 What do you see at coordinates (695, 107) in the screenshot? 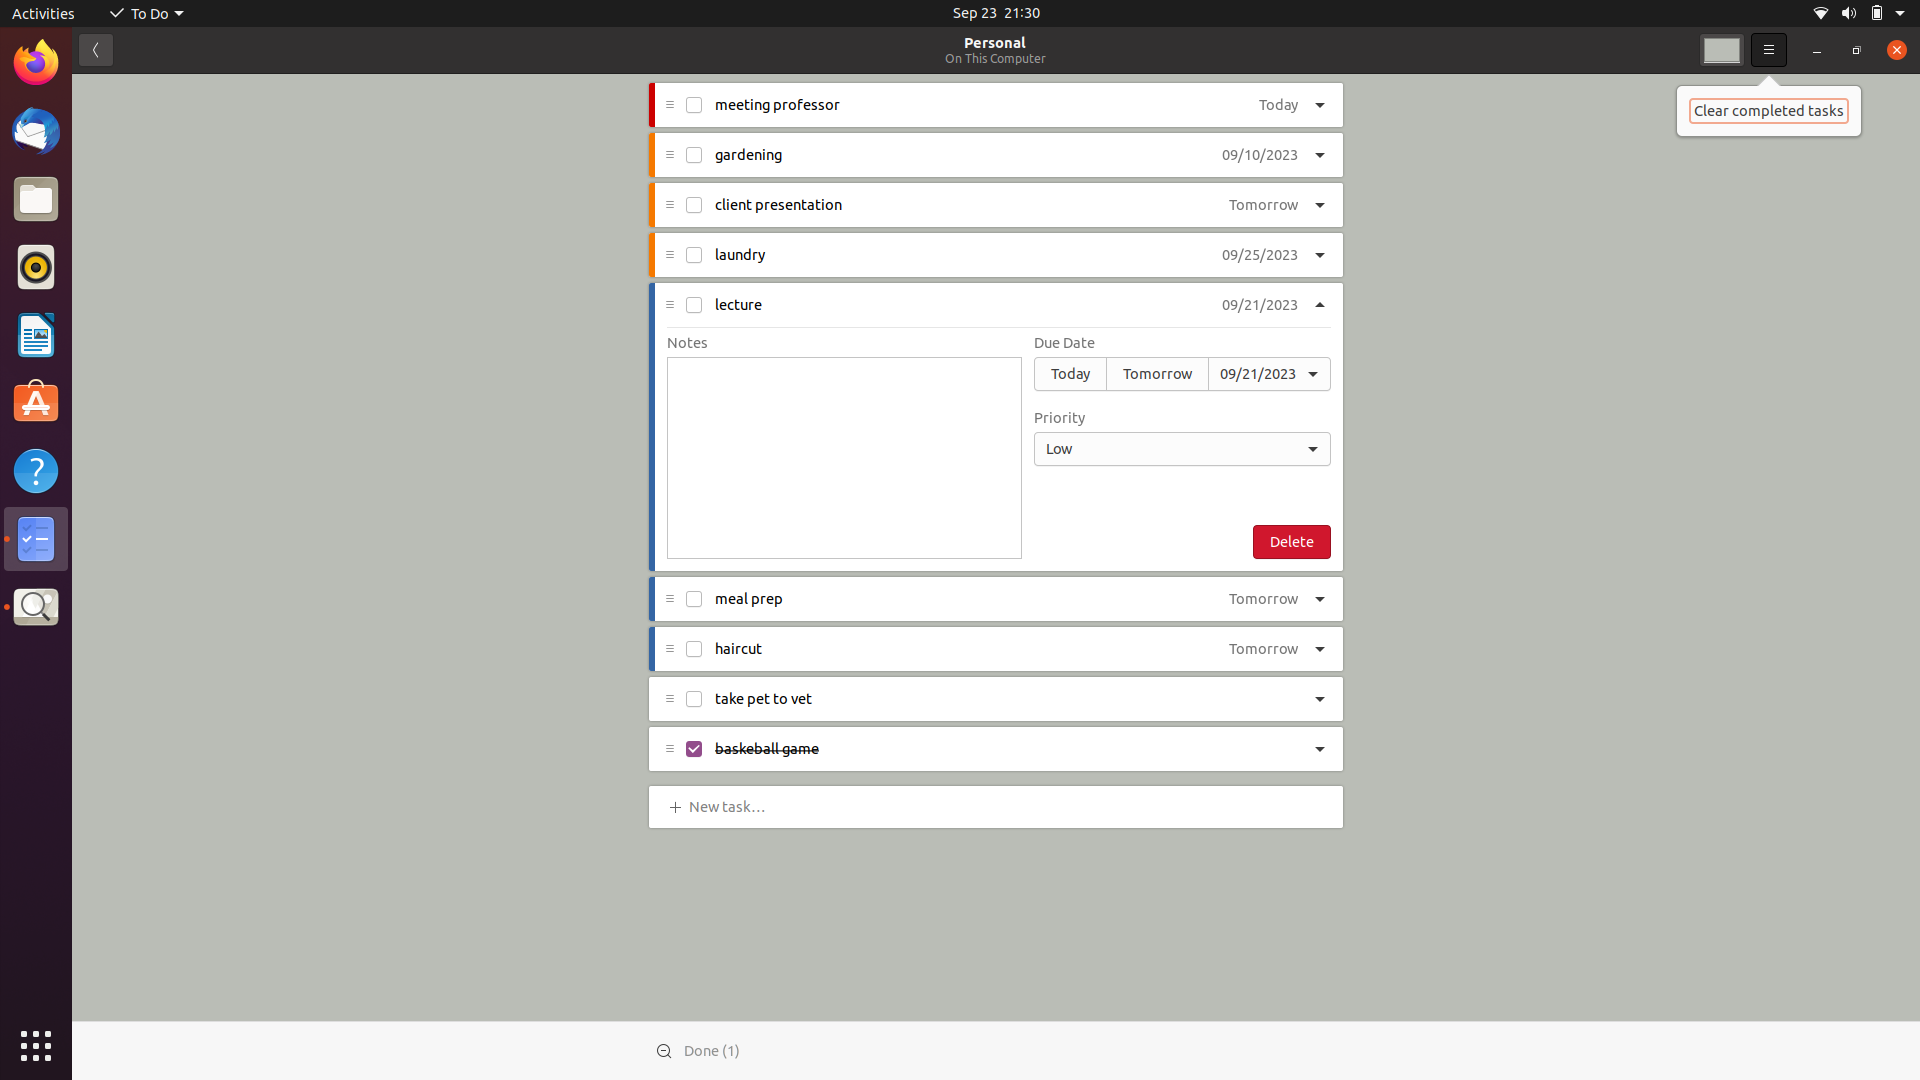
I see `Check off the "professor meeting" task` at bounding box center [695, 107].